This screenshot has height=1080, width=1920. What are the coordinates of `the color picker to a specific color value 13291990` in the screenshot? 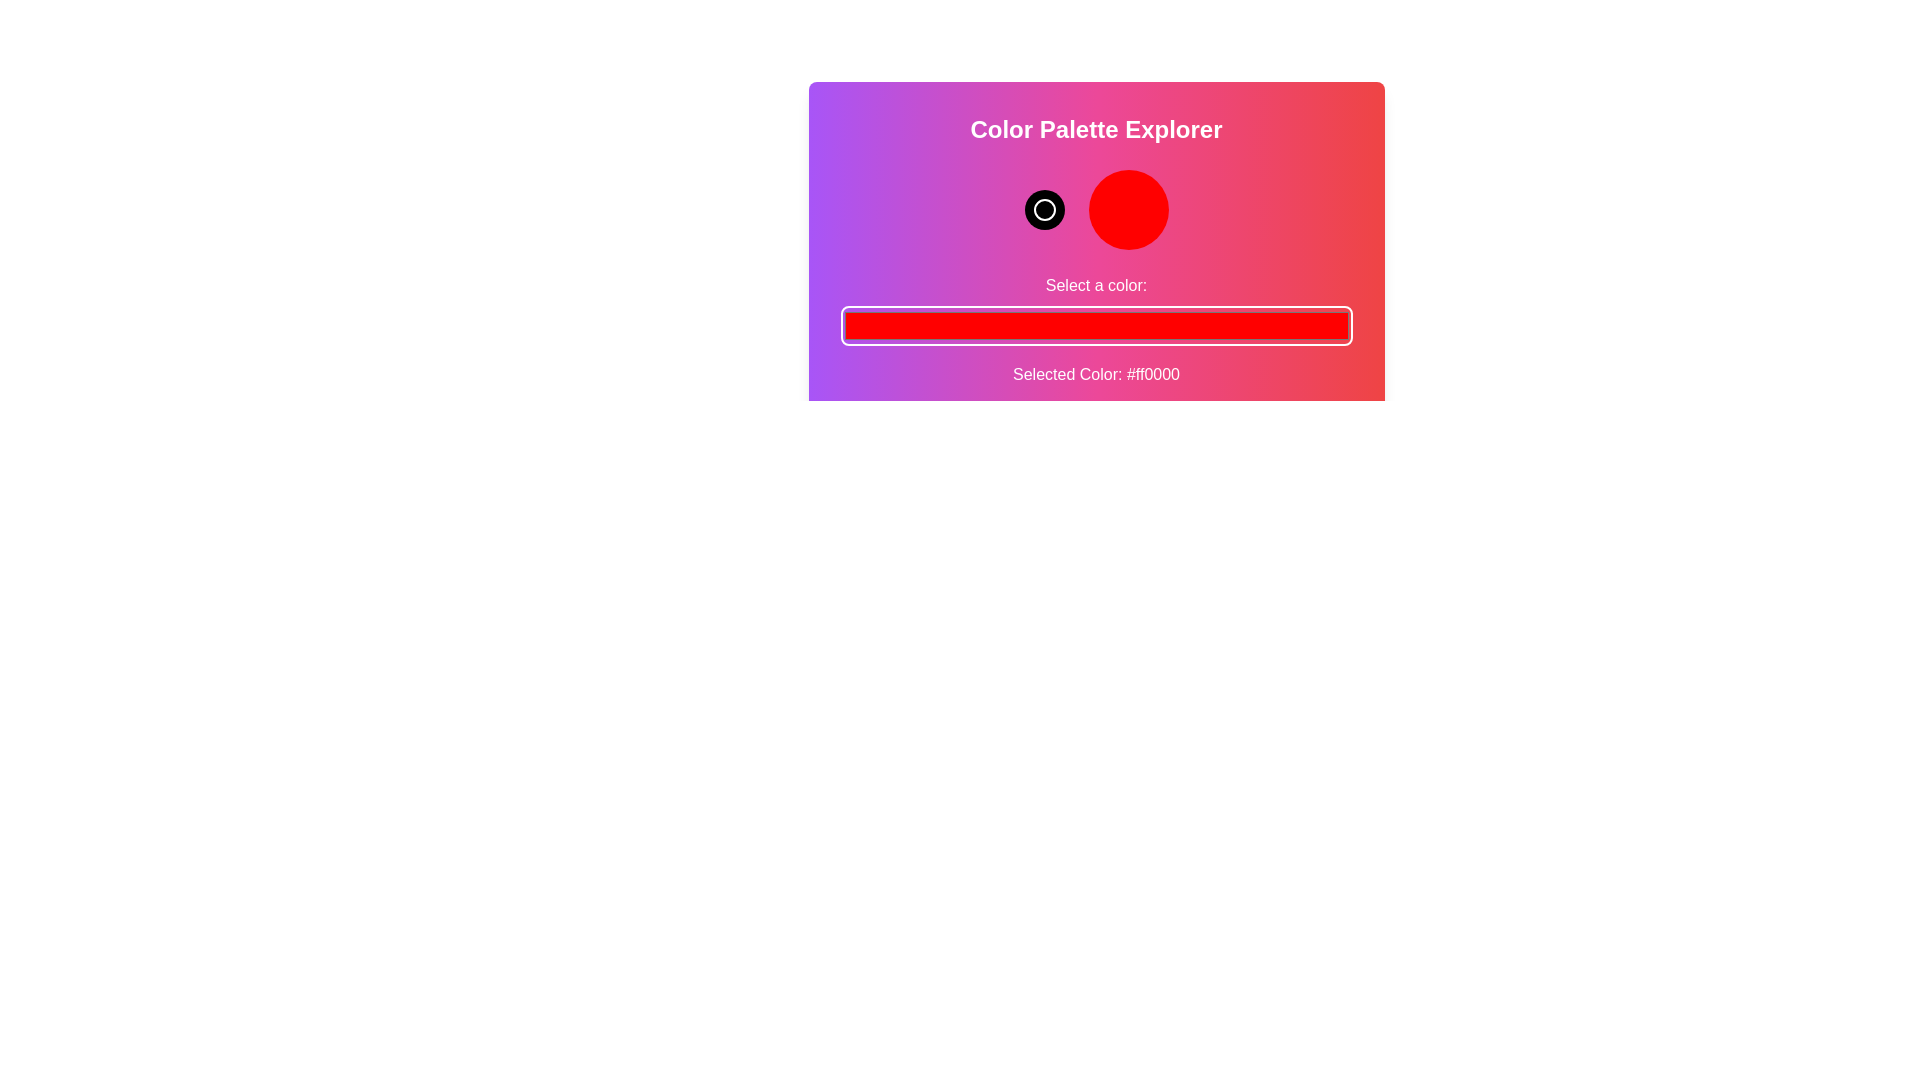 It's located at (1095, 325).